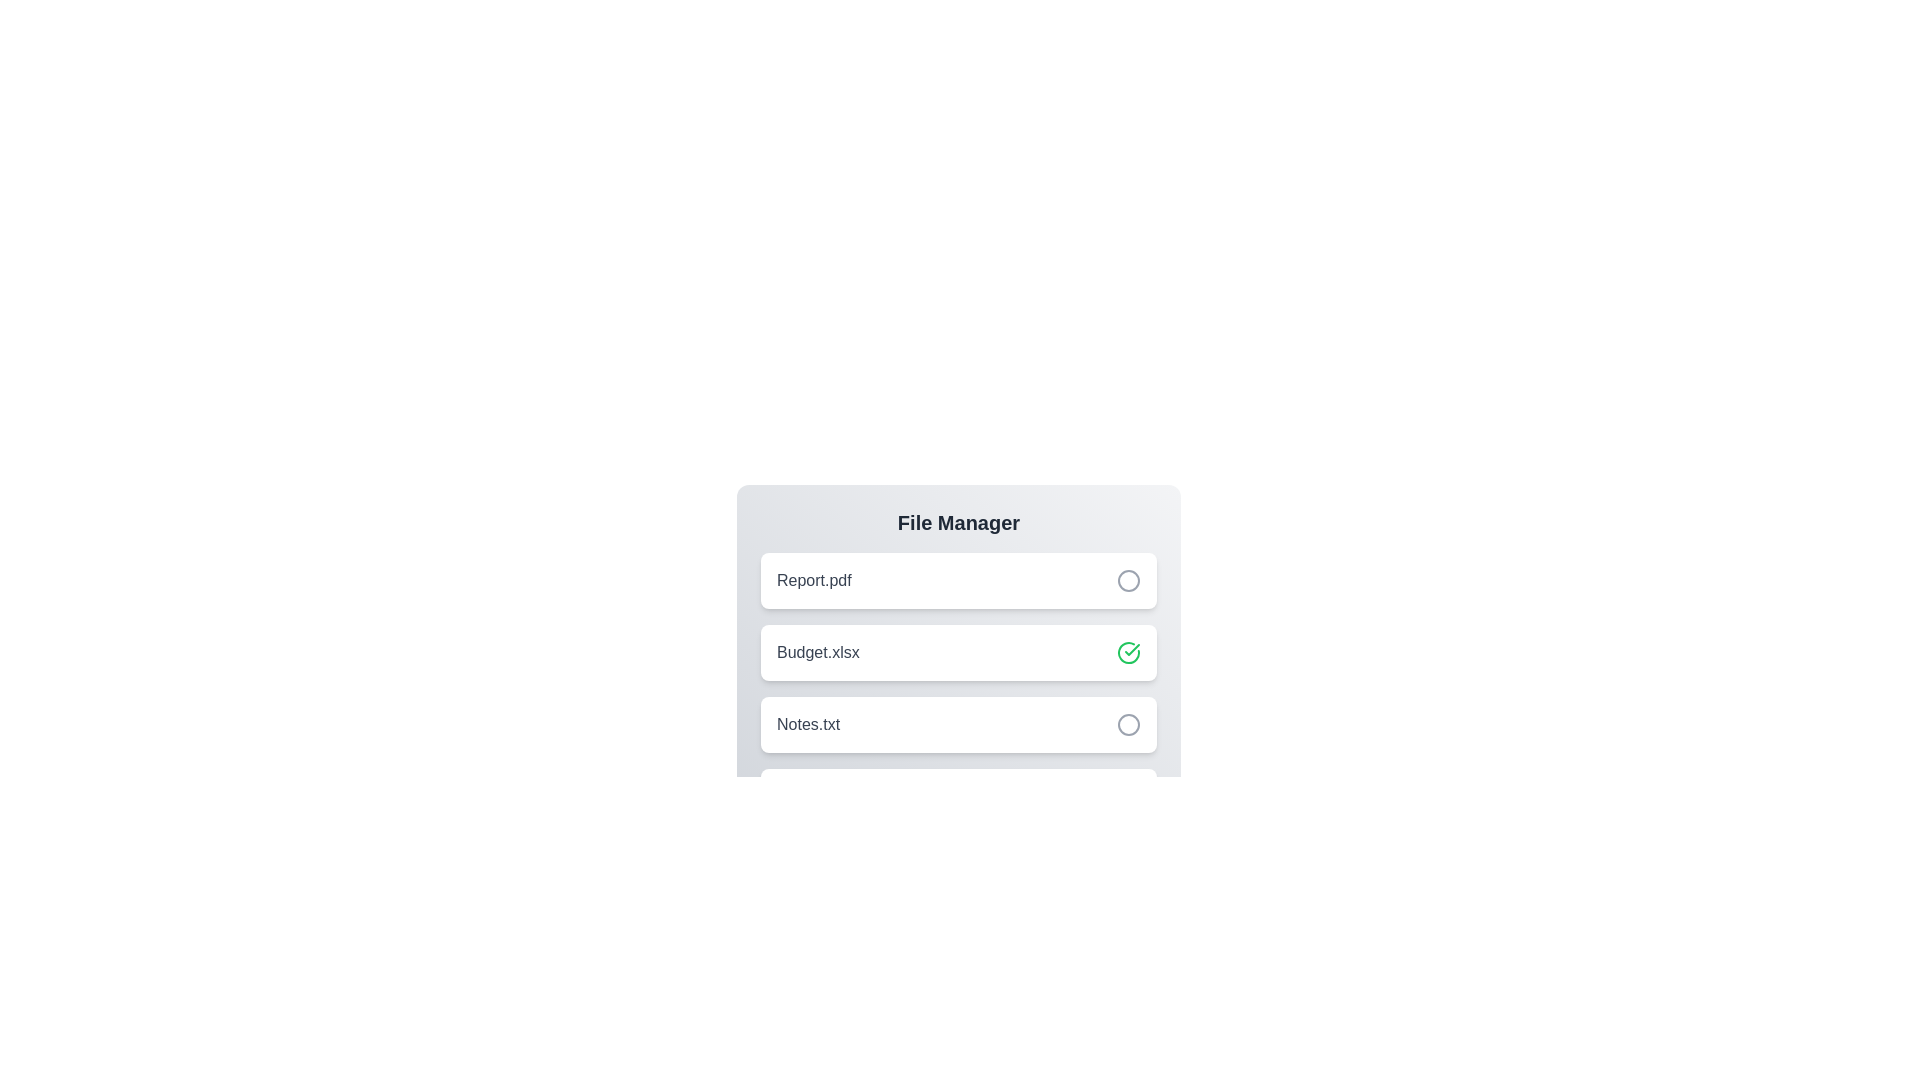 The image size is (1920, 1080). Describe the element at coordinates (1128, 725) in the screenshot. I see `the file item Notes.txt by clicking its associated button` at that location.